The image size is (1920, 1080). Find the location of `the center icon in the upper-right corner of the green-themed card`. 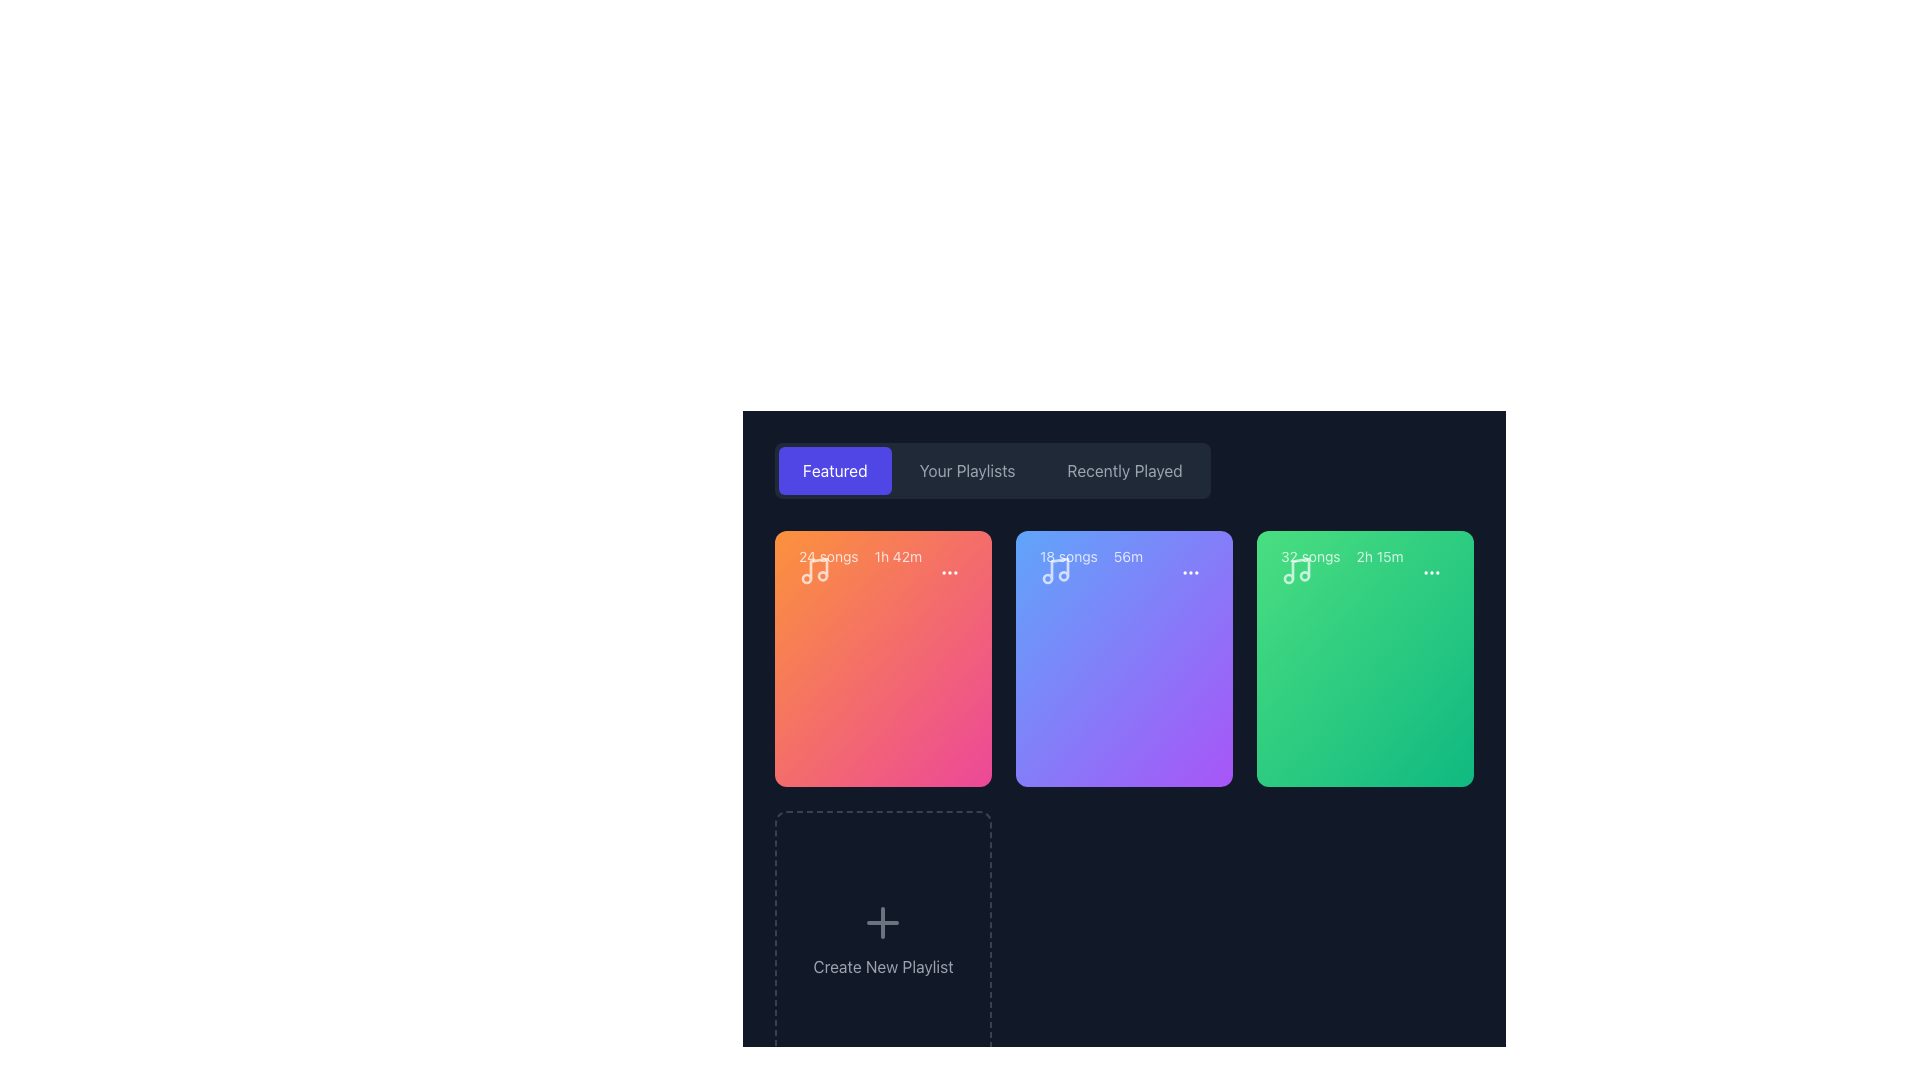

the center icon in the upper-right corner of the green-themed card is located at coordinates (1430, 573).